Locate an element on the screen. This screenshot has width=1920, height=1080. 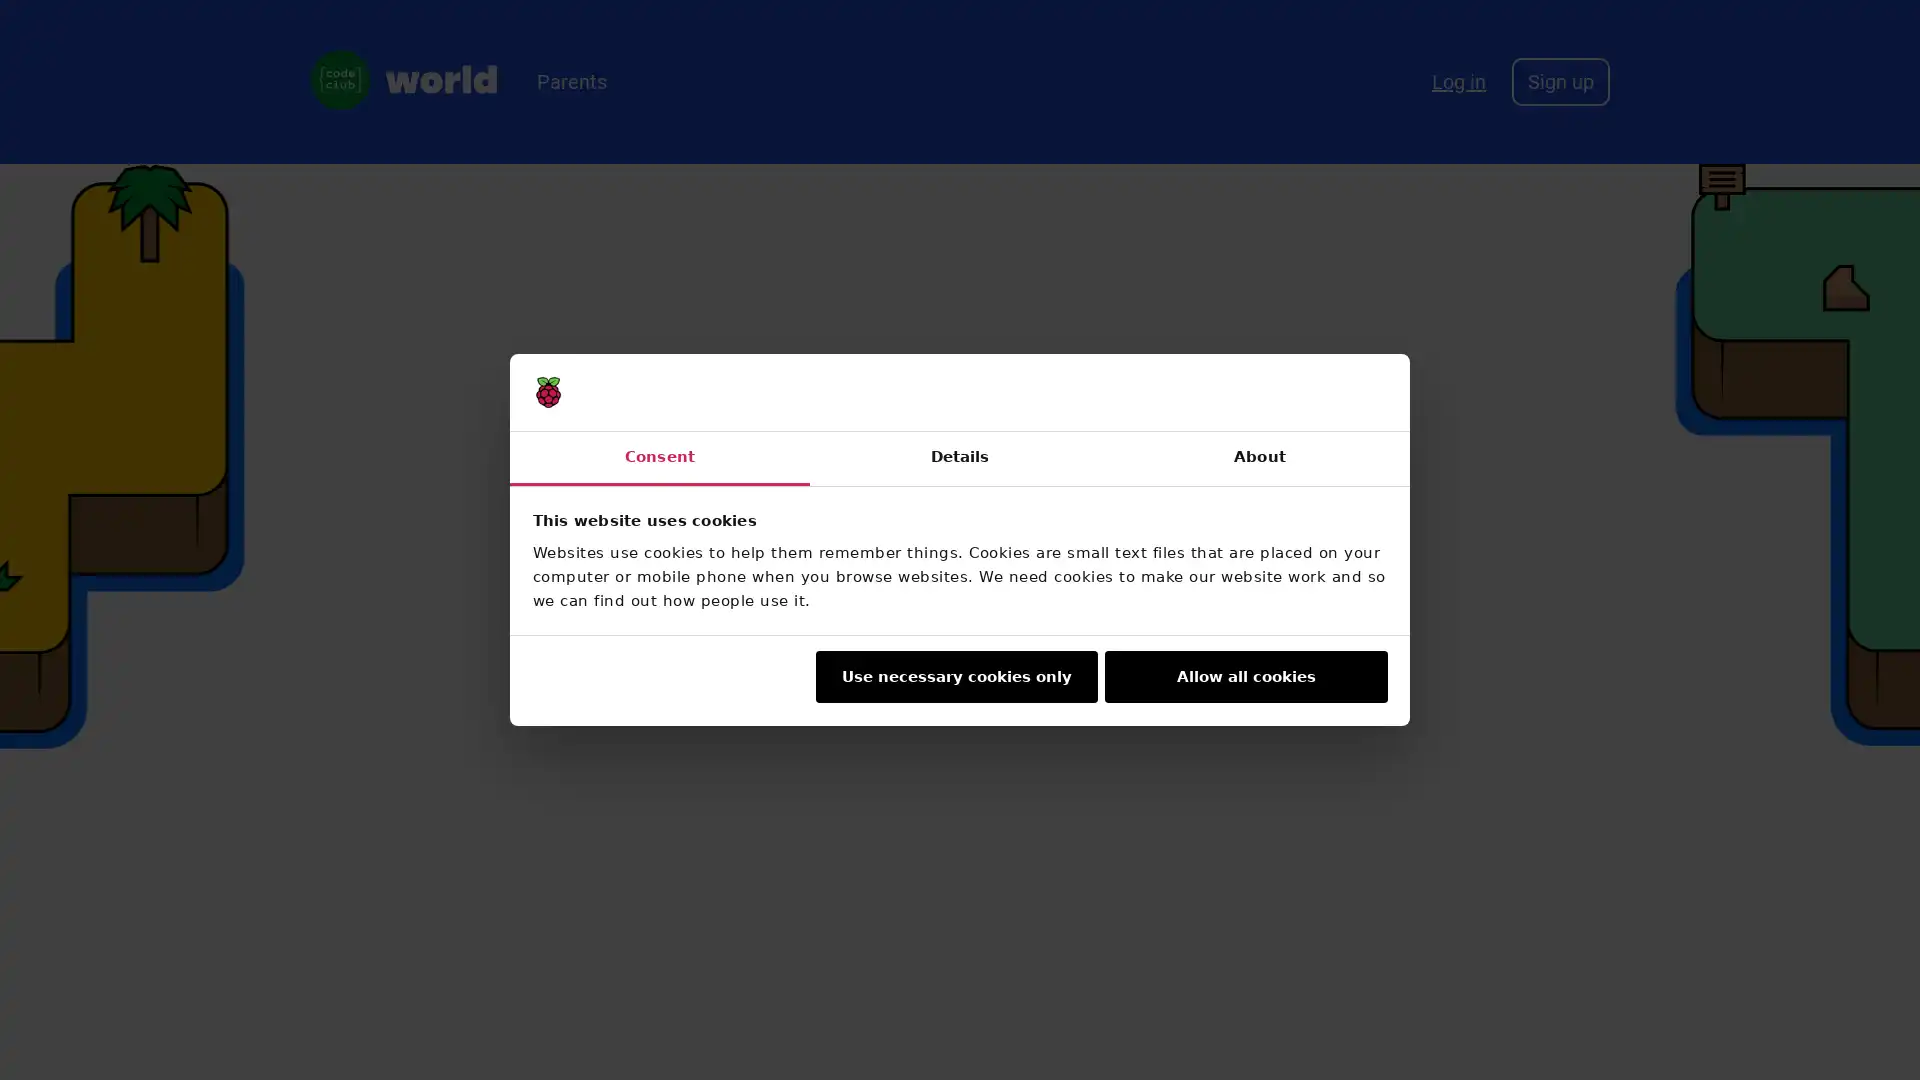
Log in is located at coordinates (1459, 80).